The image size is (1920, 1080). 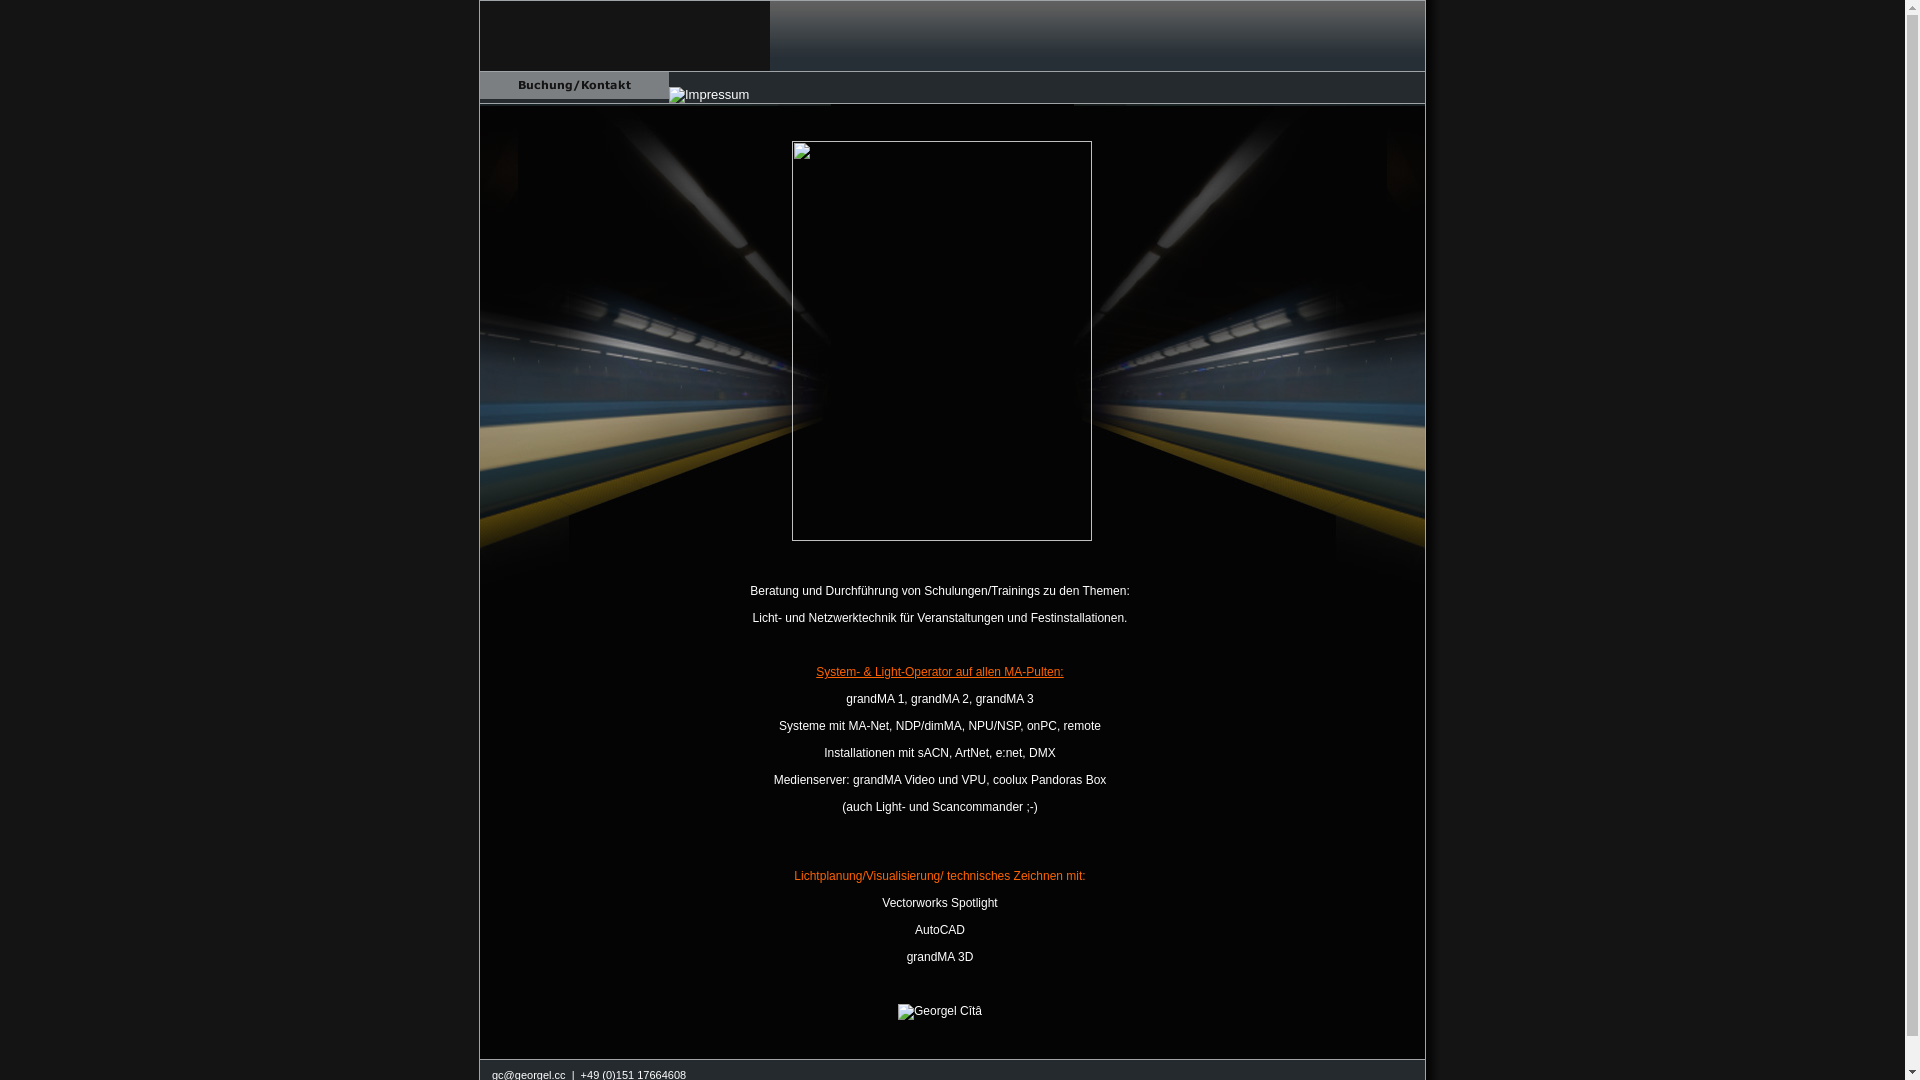 What do you see at coordinates (709, 95) in the screenshot?
I see `'Impressum'` at bounding box center [709, 95].